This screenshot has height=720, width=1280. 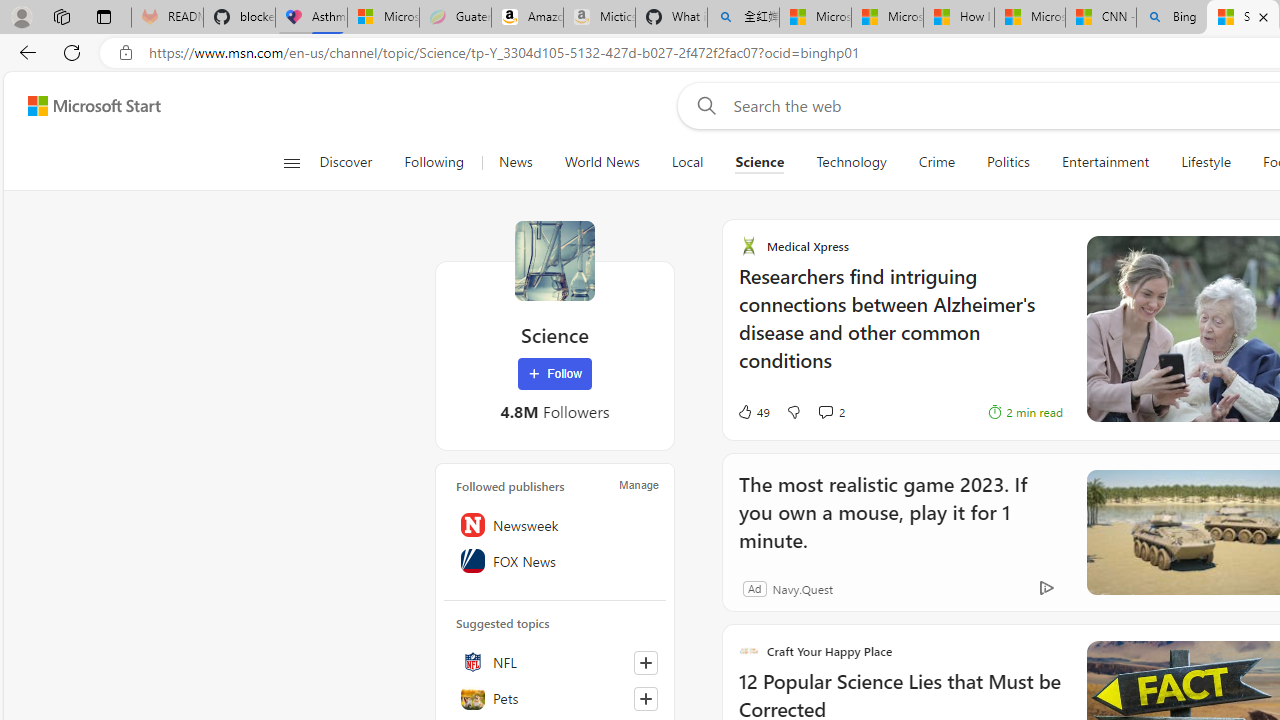 What do you see at coordinates (752, 411) in the screenshot?
I see `'49 Like'` at bounding box center [752, 411].